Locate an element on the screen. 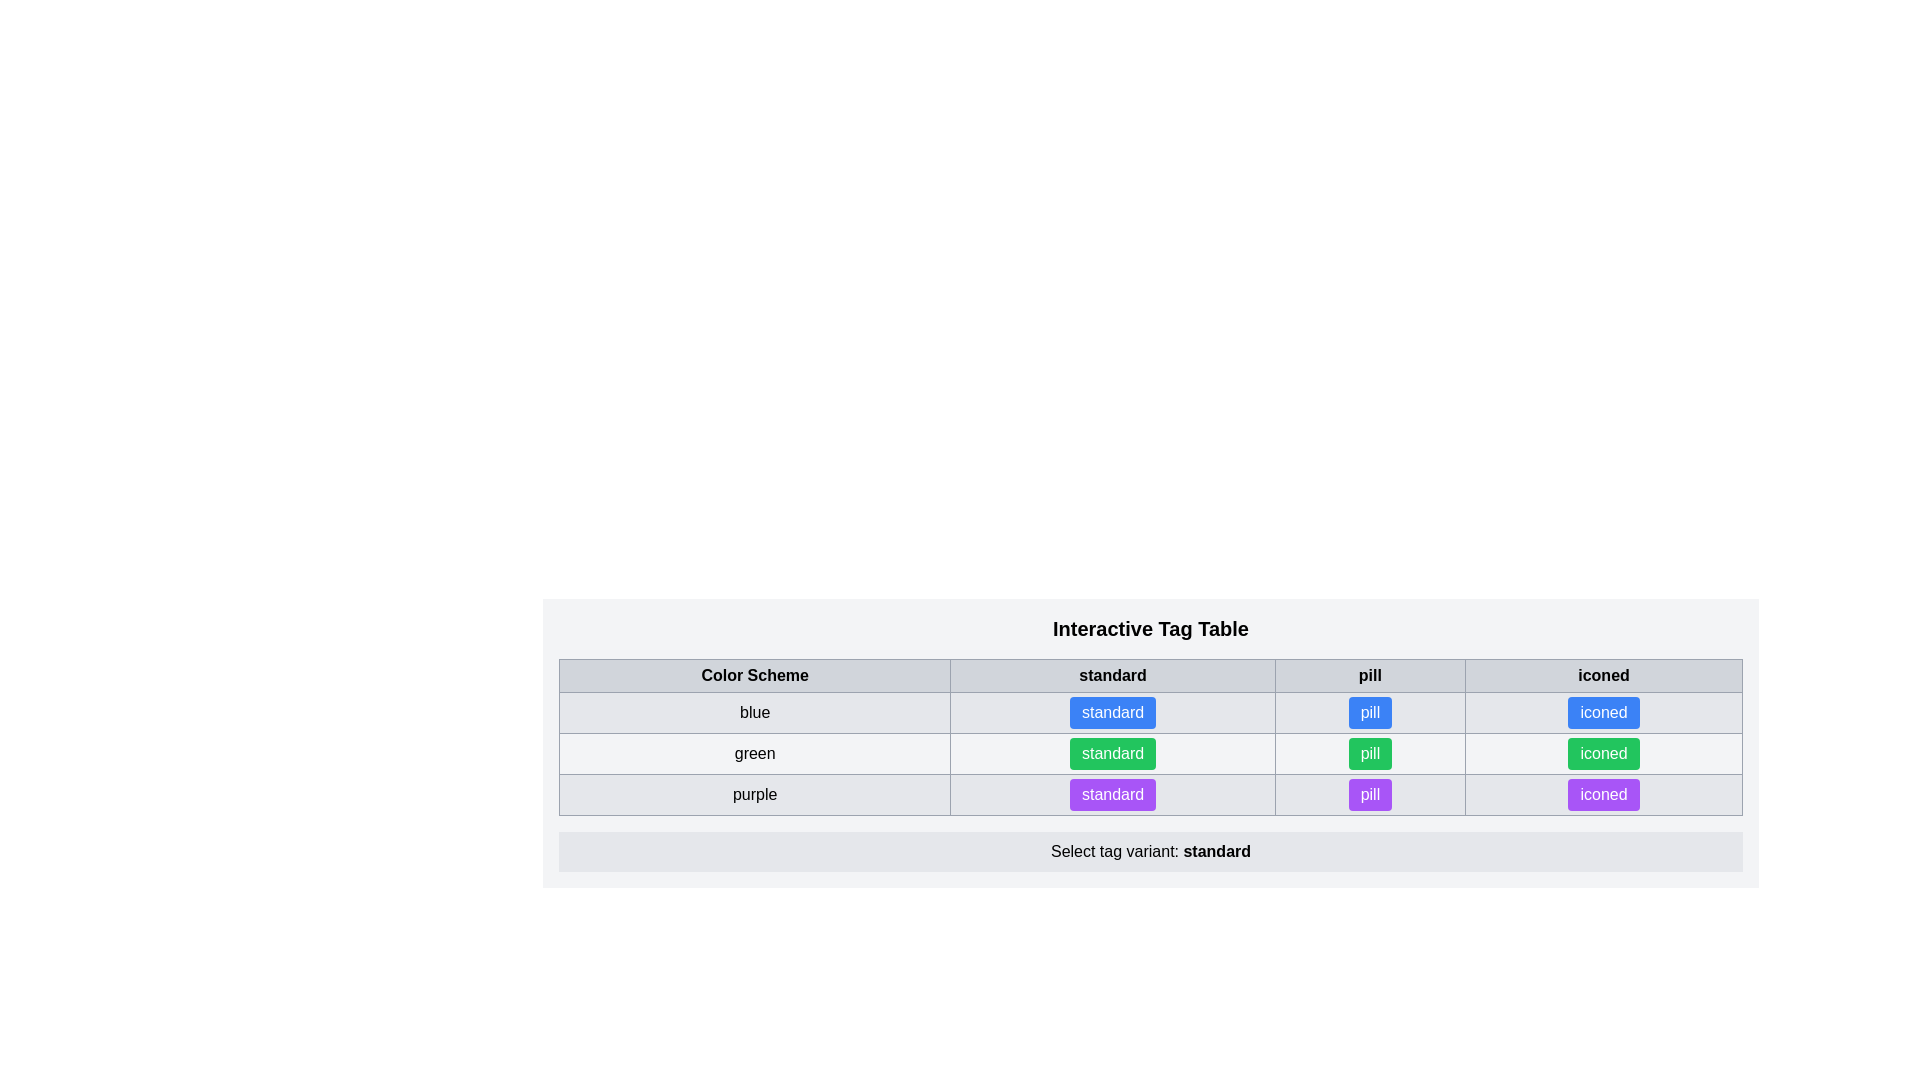 The width and height of the screenshot is (1920, 1080). the text label displaying the word 'green' in black color, which is located in the second row of the table under the 'Color Scheme' column is located at coordinates (754, 753).